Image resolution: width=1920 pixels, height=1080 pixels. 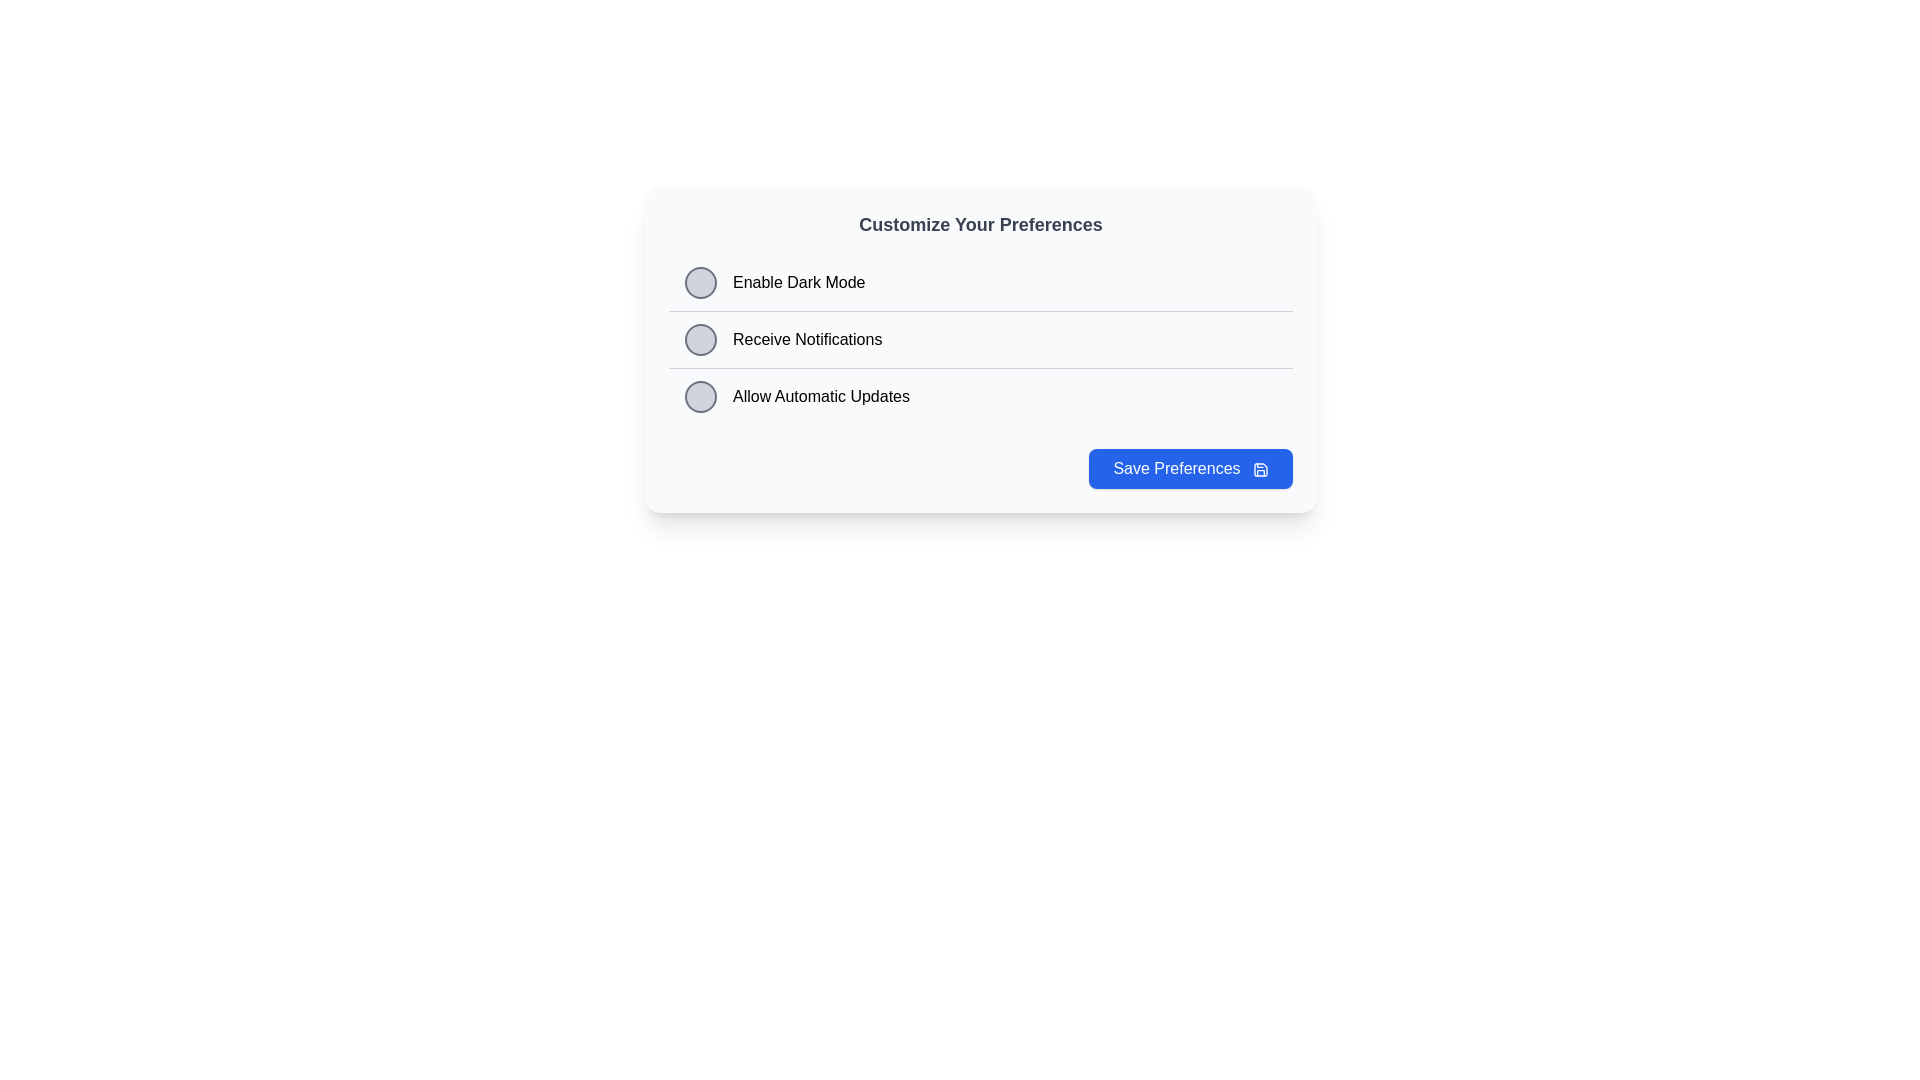 What do you see at coordinates (700, 397) in the screenshot?
I see `the radio button` at bounding box center [700, 397].